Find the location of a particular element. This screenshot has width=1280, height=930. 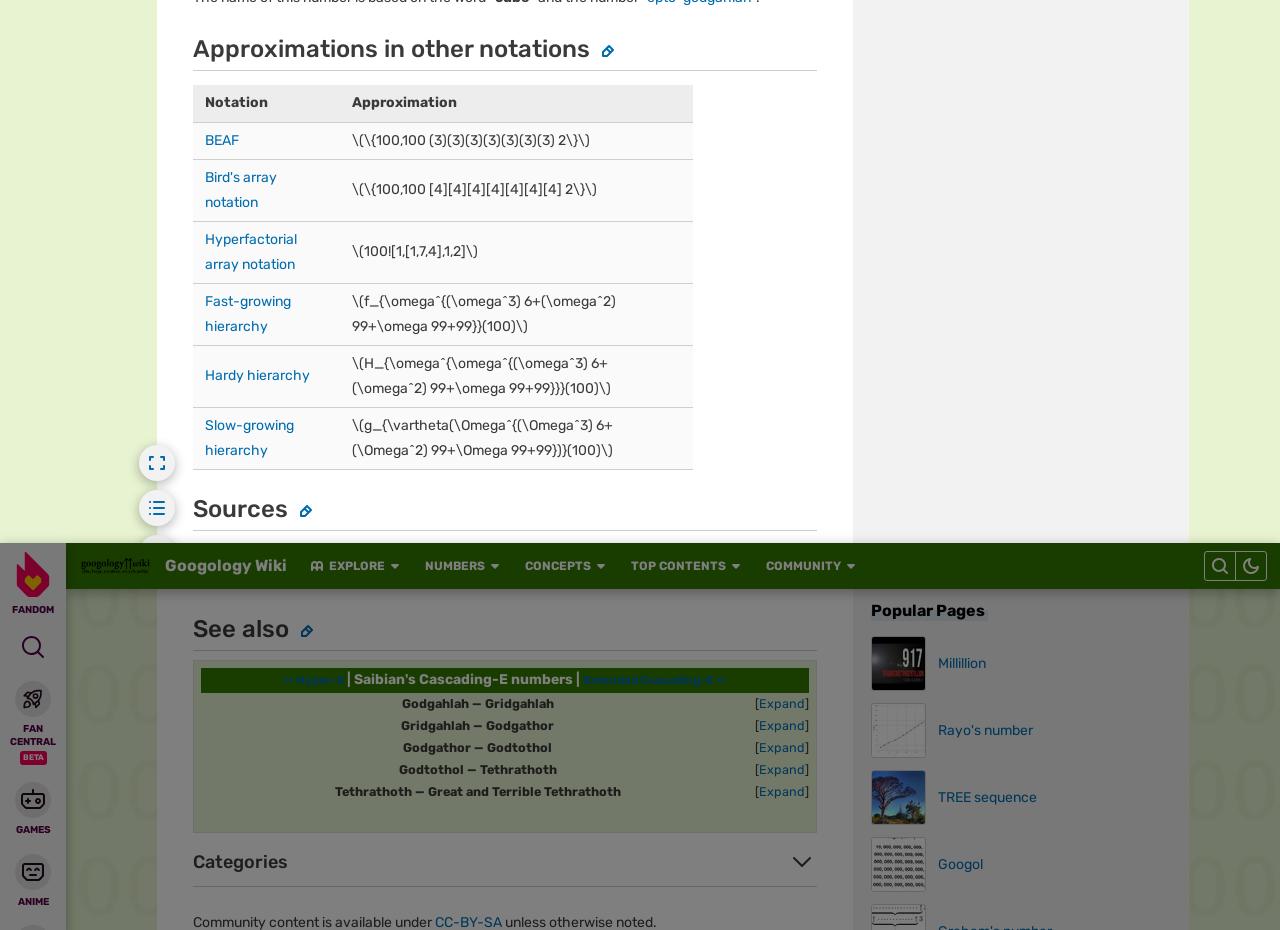

'Press' is located at coordinates (449, 85).